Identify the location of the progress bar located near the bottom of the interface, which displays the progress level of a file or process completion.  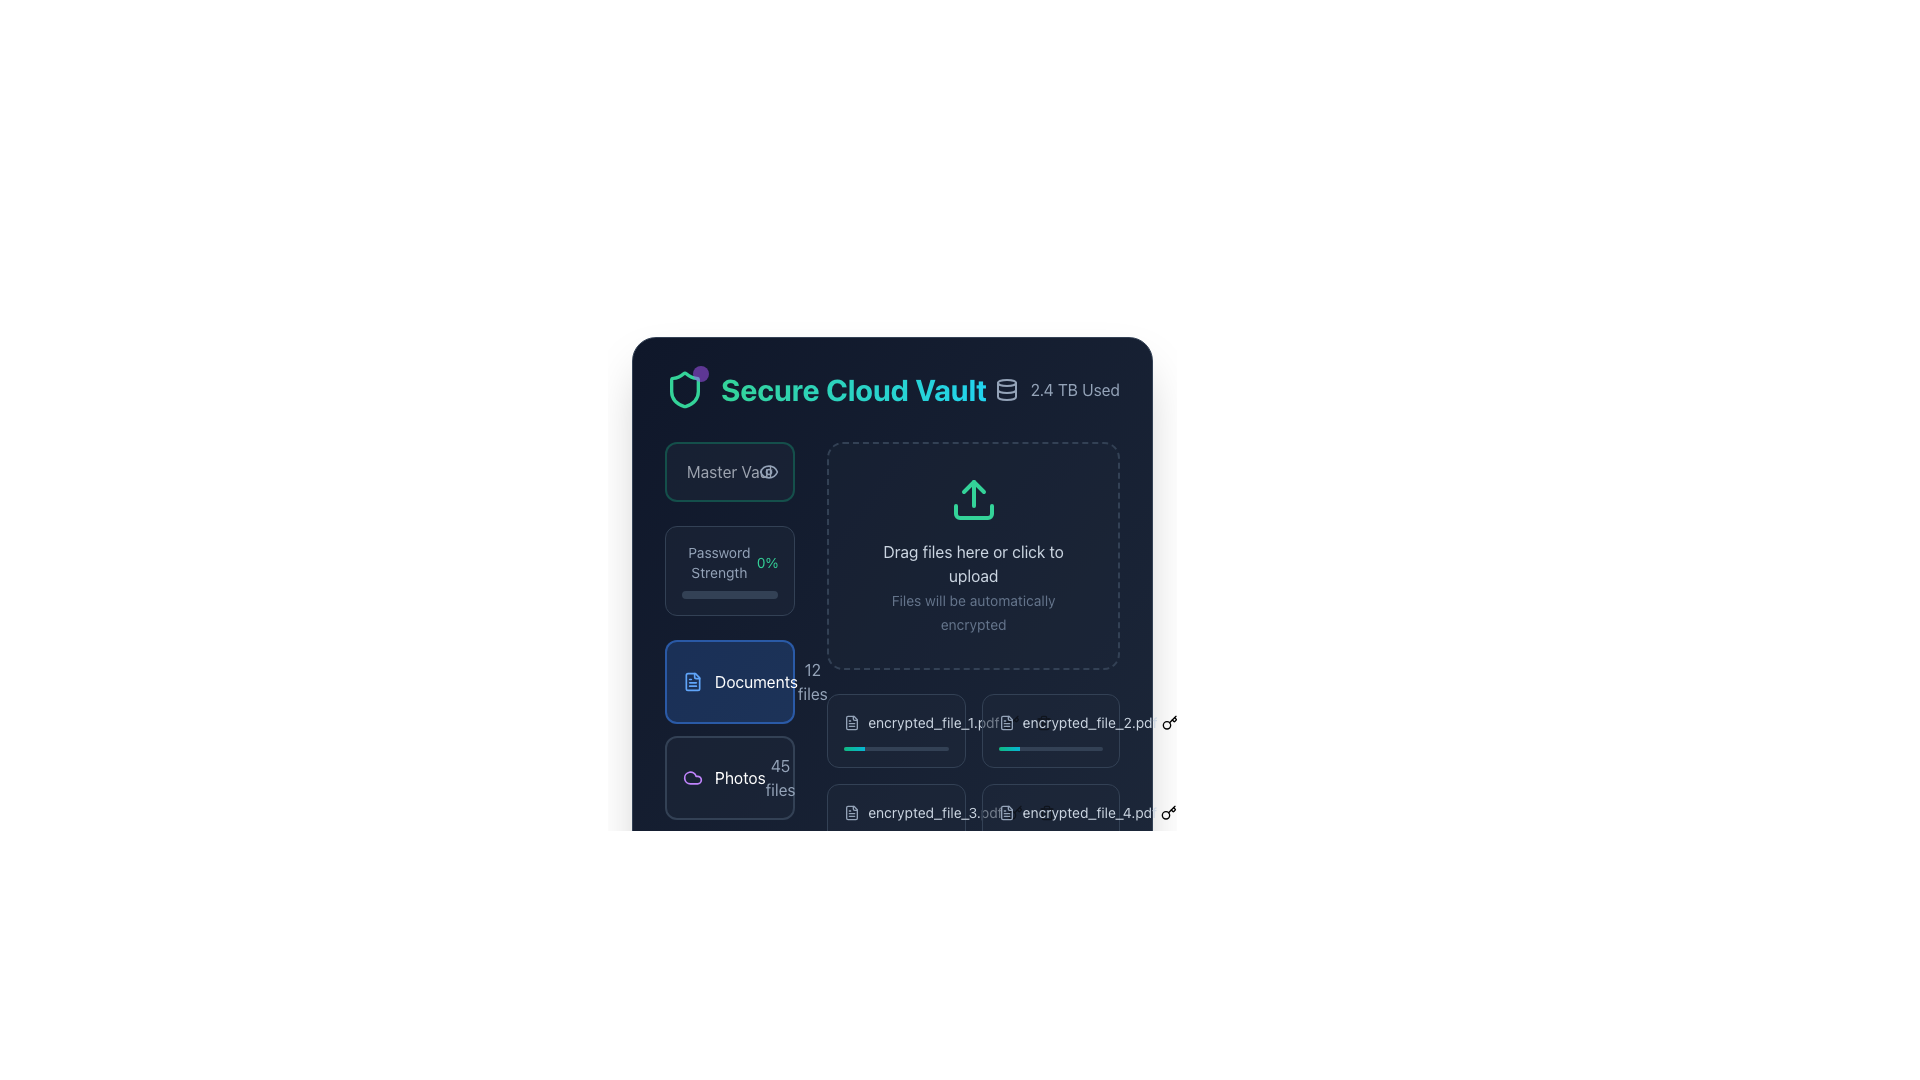
(885, 839).